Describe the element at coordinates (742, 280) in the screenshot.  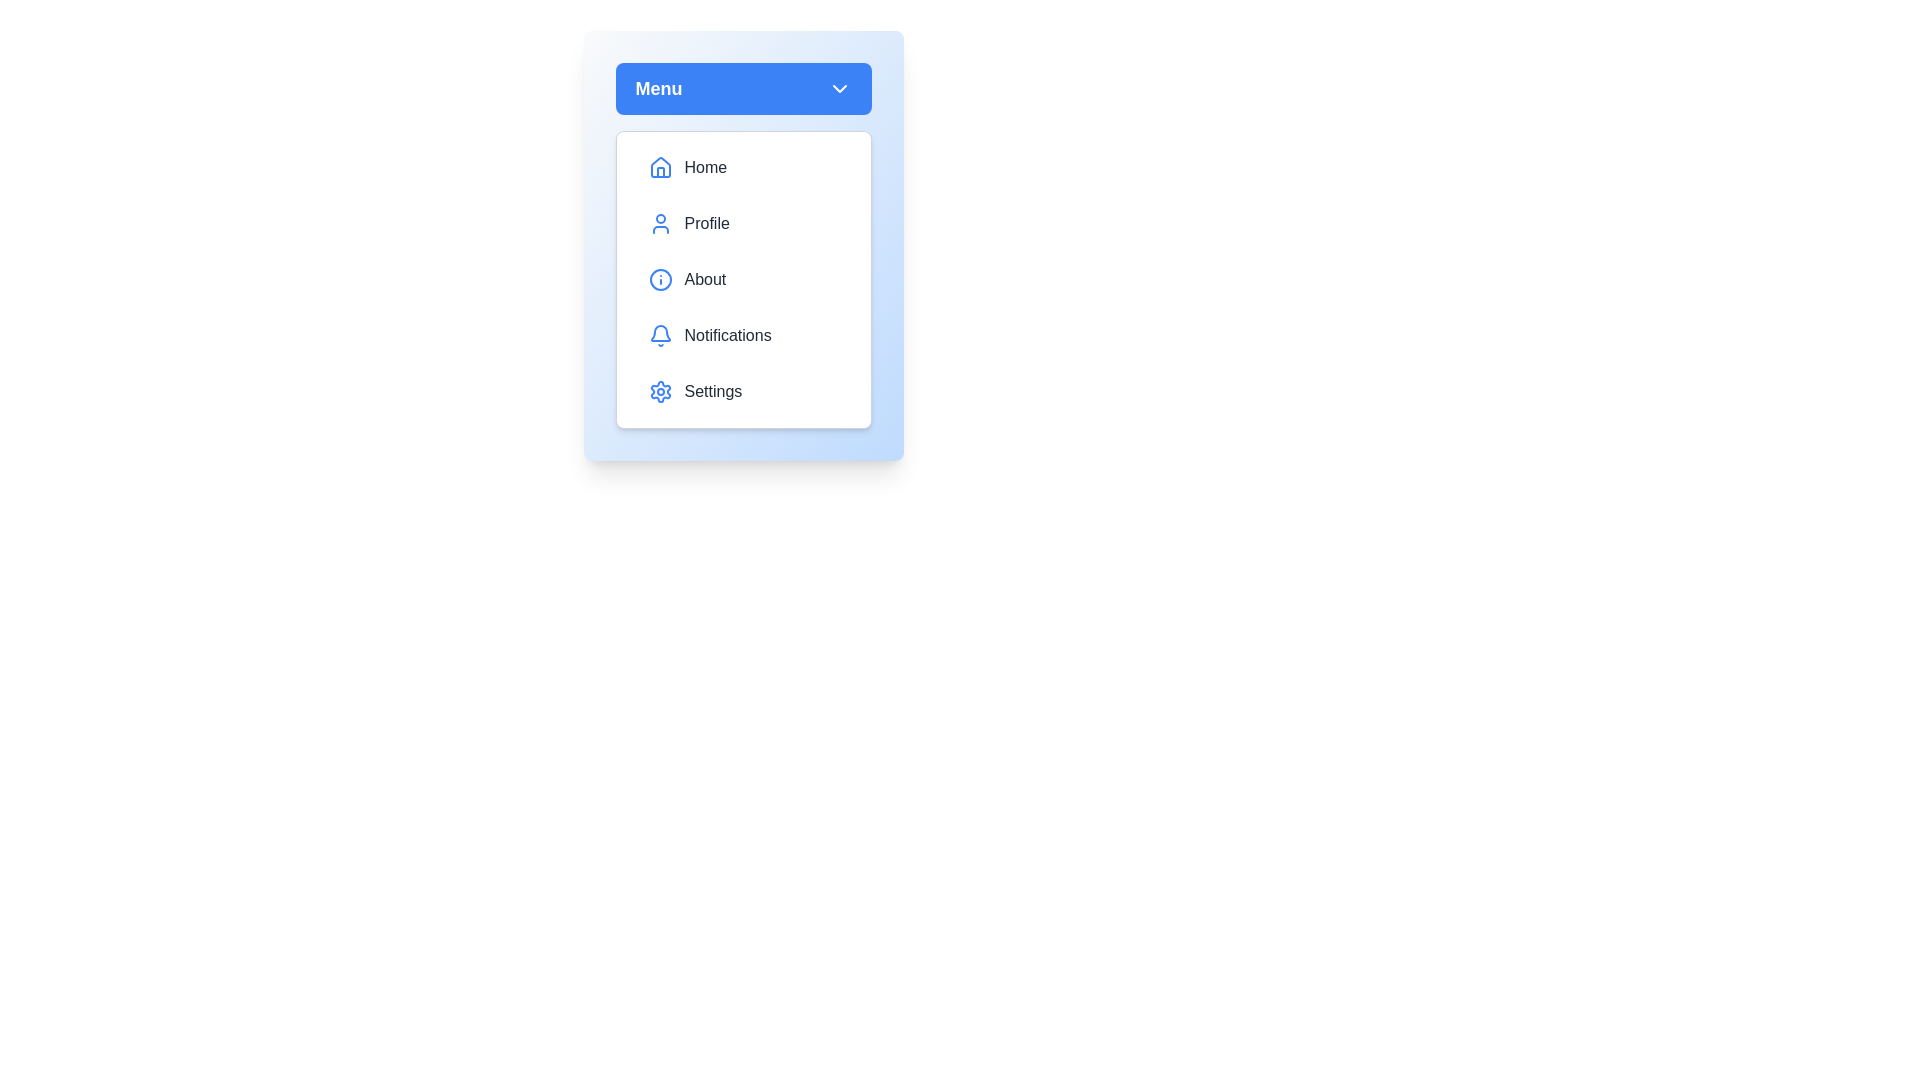
I see `the menu item About from the menu` at that location.